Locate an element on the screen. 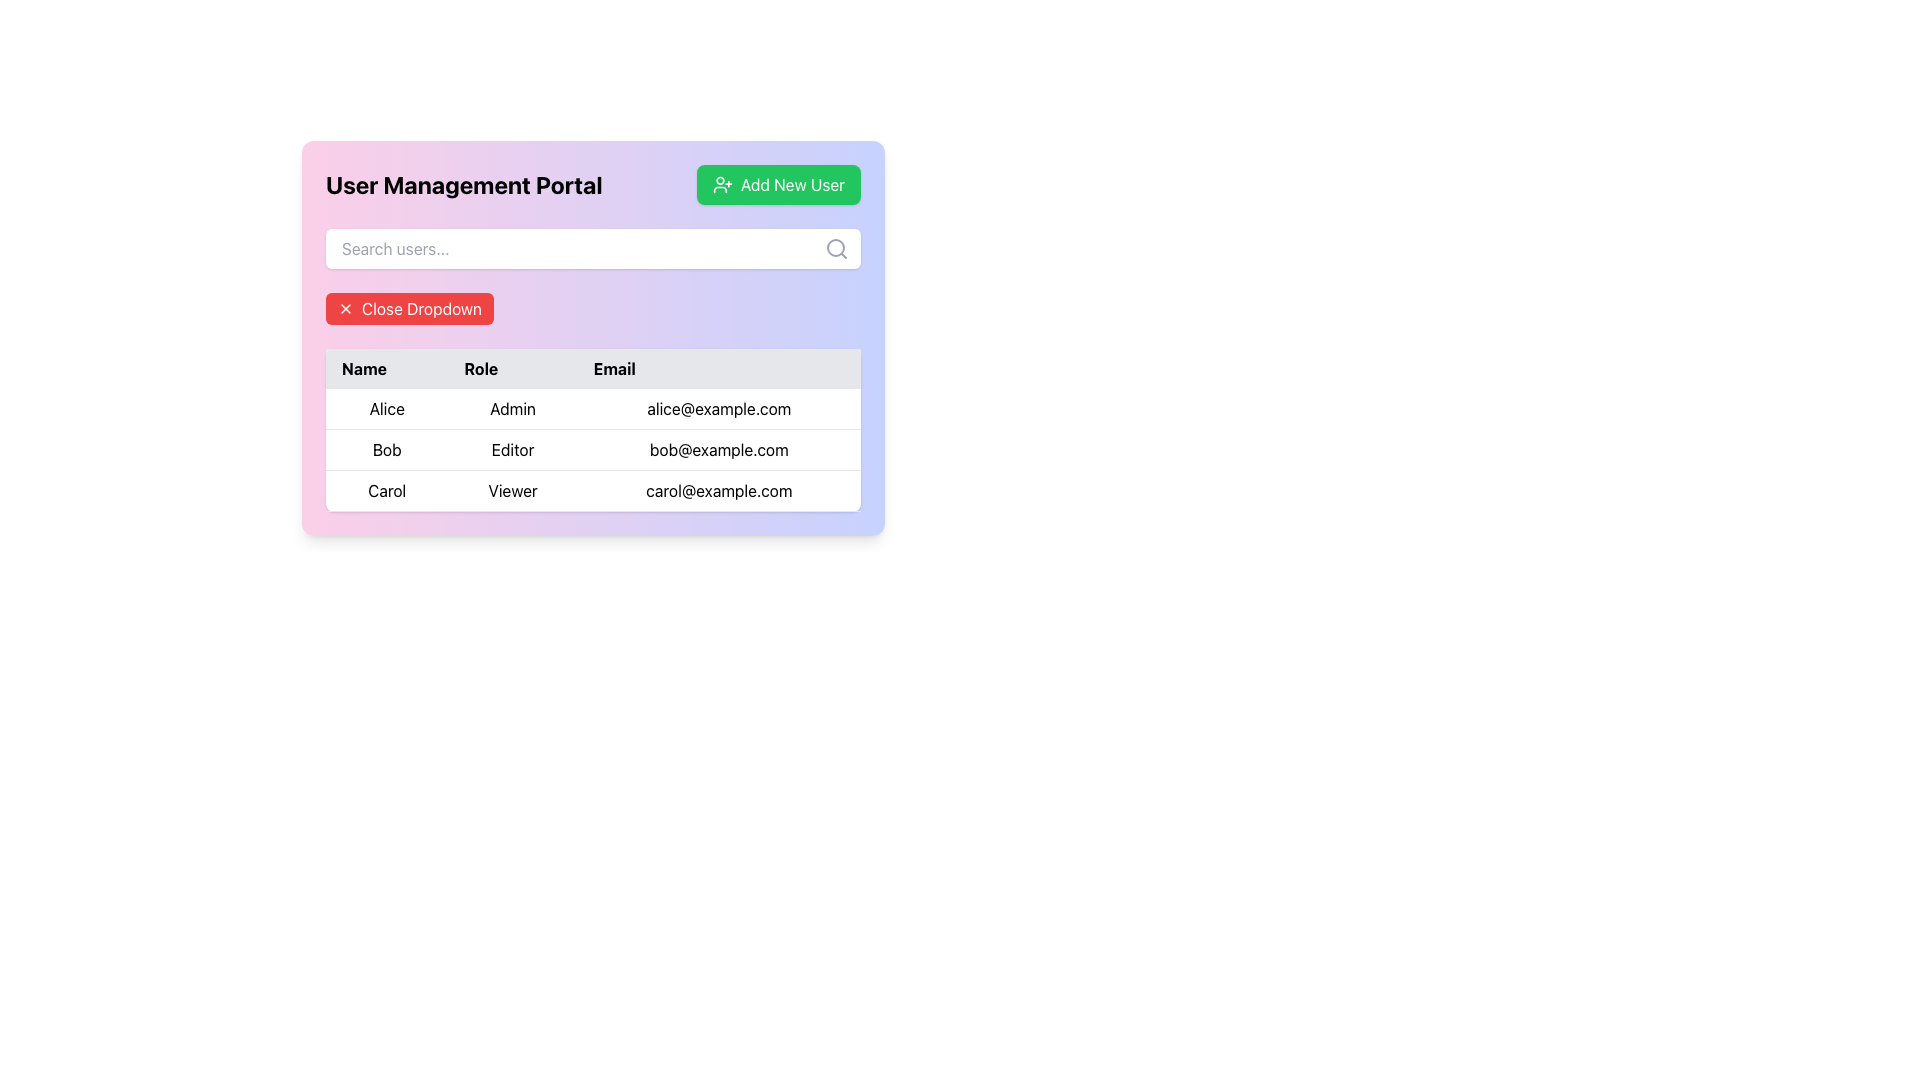 The width and height of the screenshot is (1920, 1080). the search icon located at the right end of the search input field is located at coordinates (836, 248).